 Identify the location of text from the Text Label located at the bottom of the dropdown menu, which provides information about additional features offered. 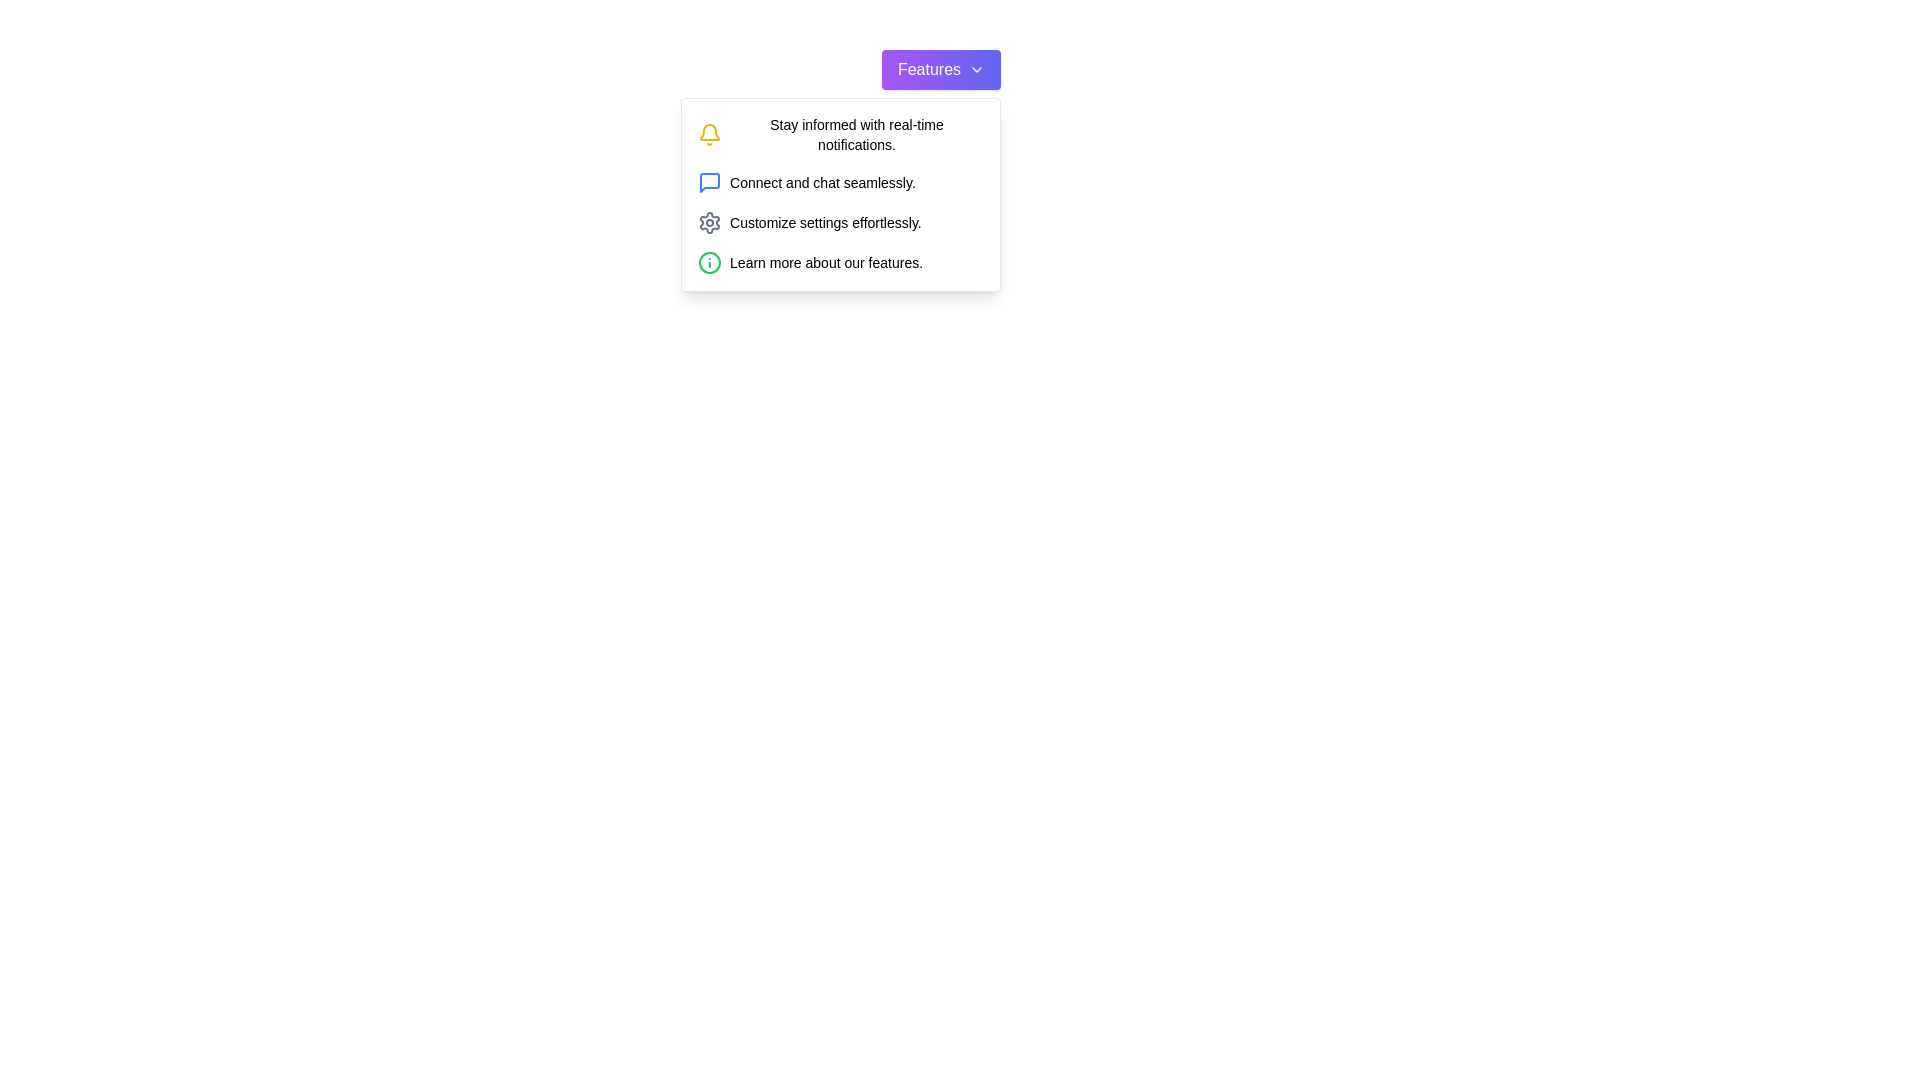
(826, 261).